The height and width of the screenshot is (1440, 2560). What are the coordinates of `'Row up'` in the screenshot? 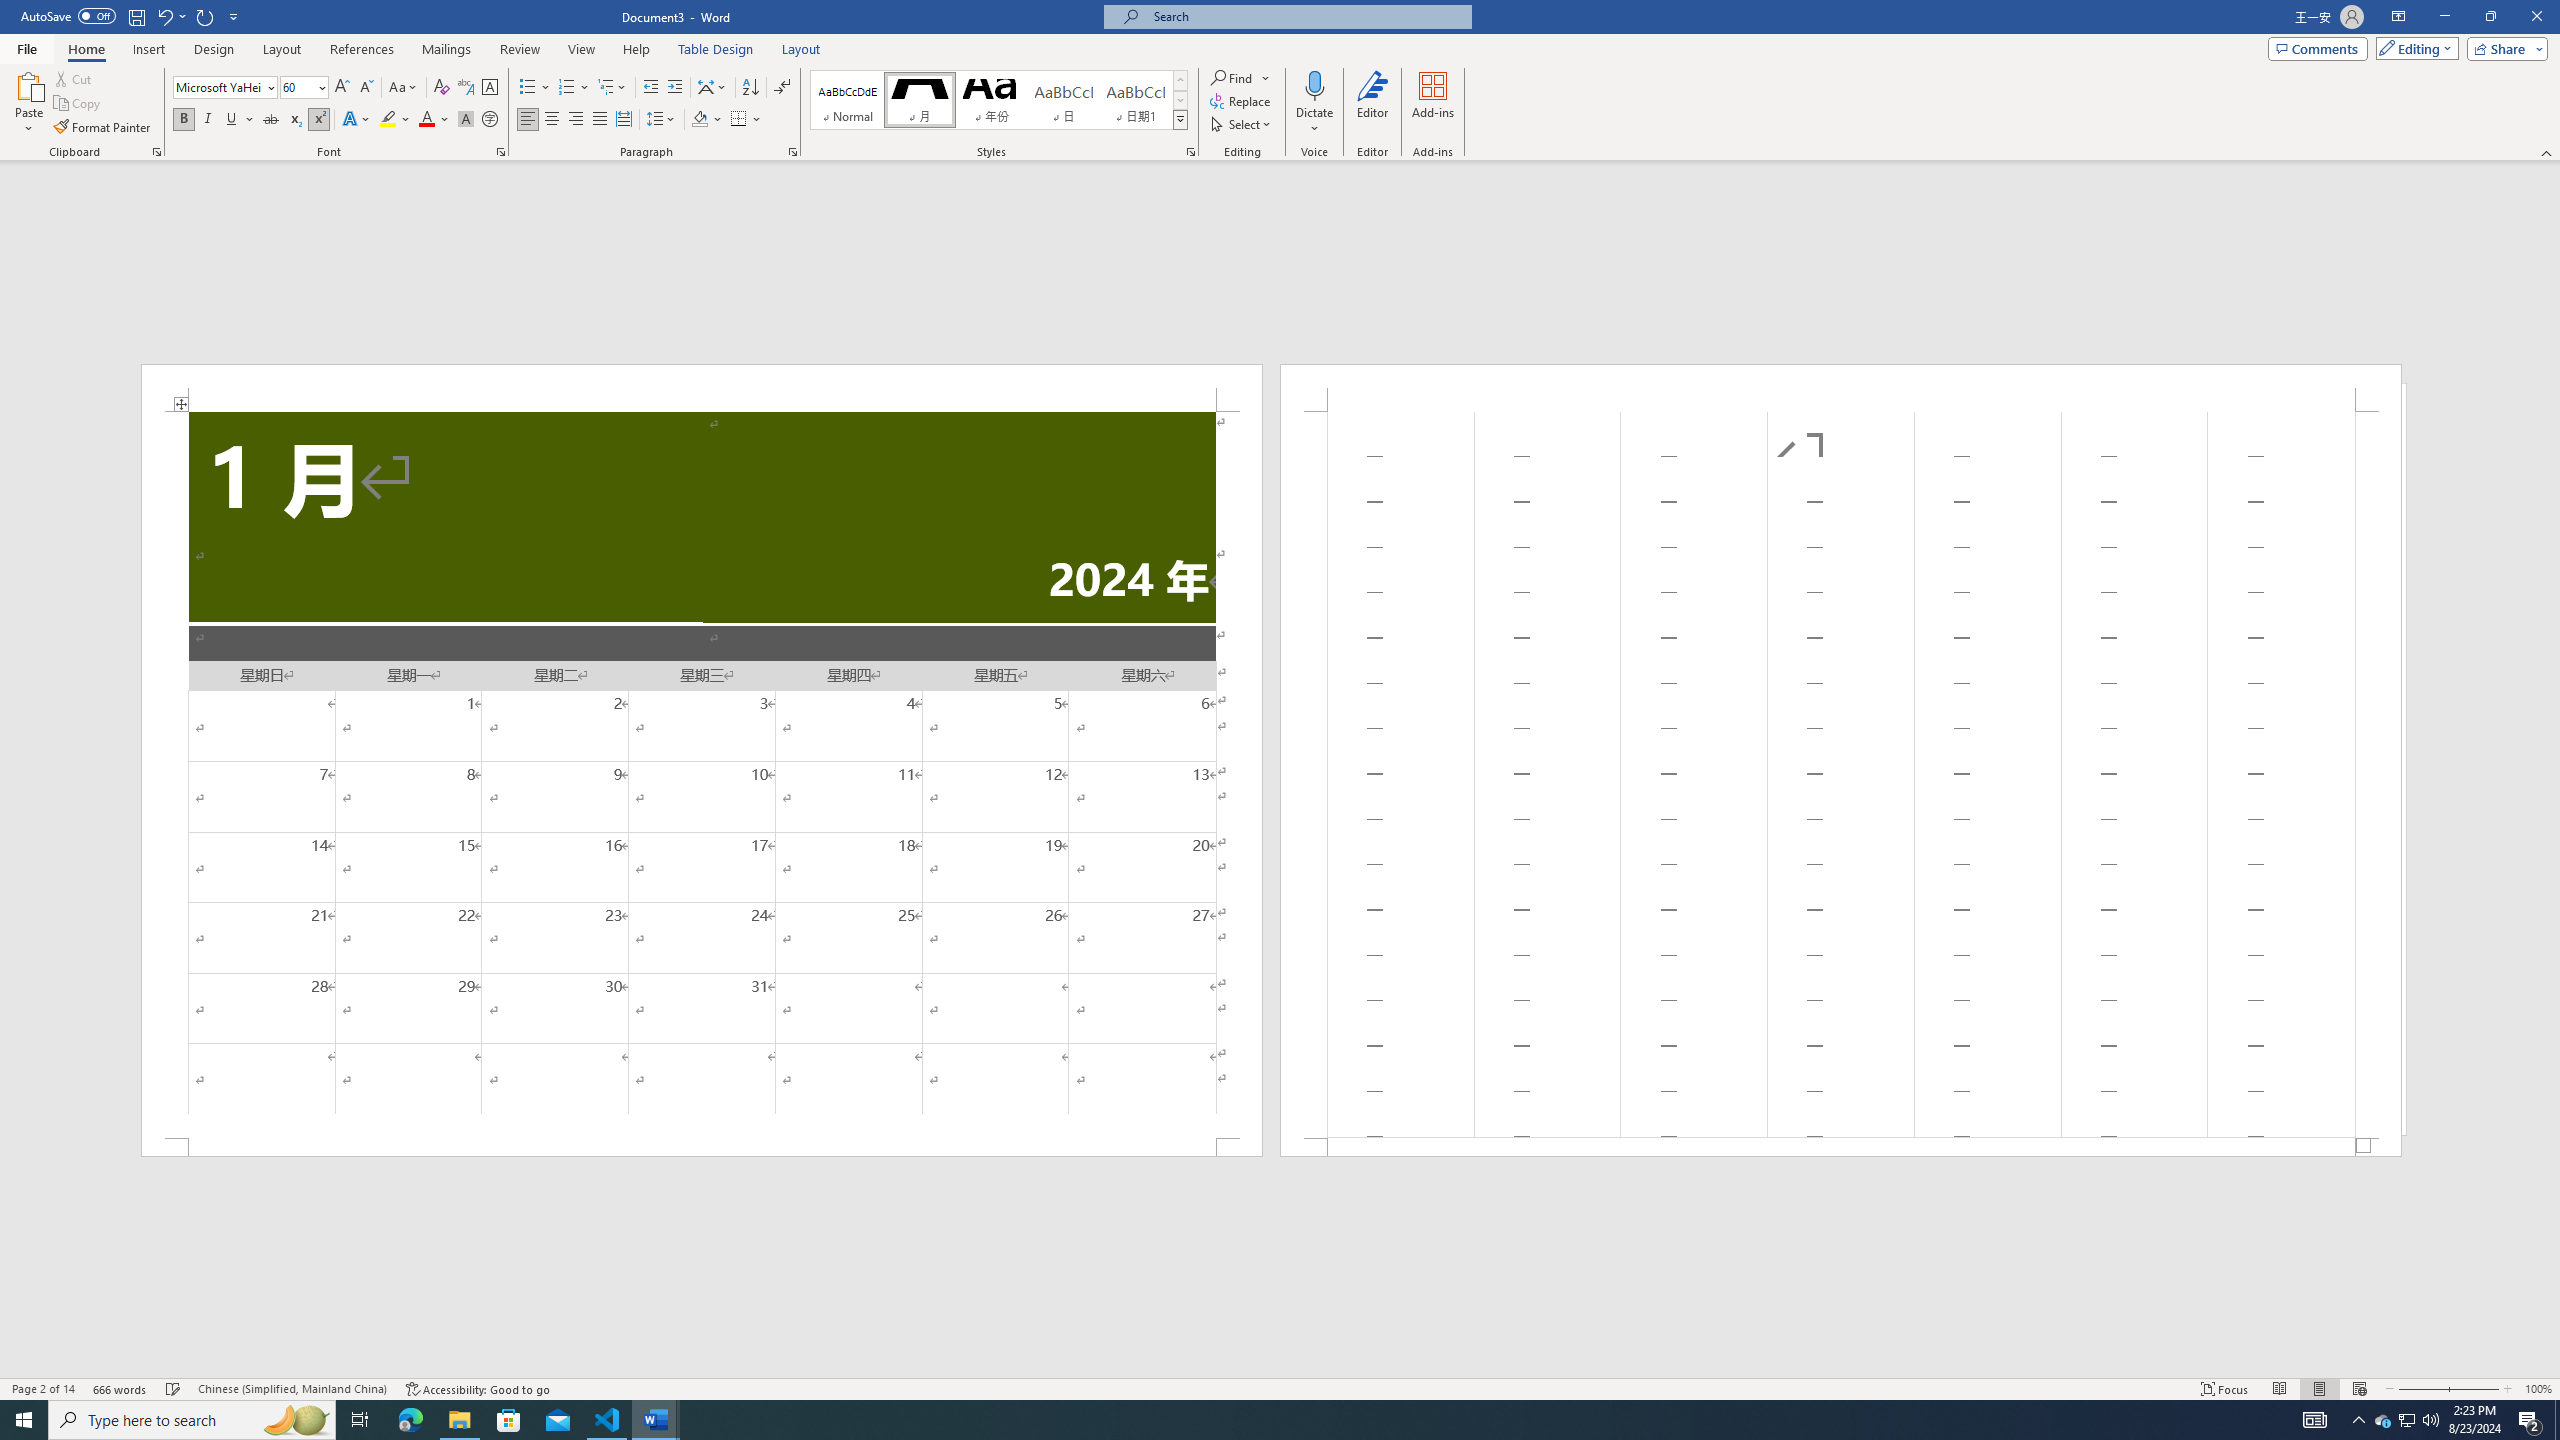 It's located at (1179, 80).